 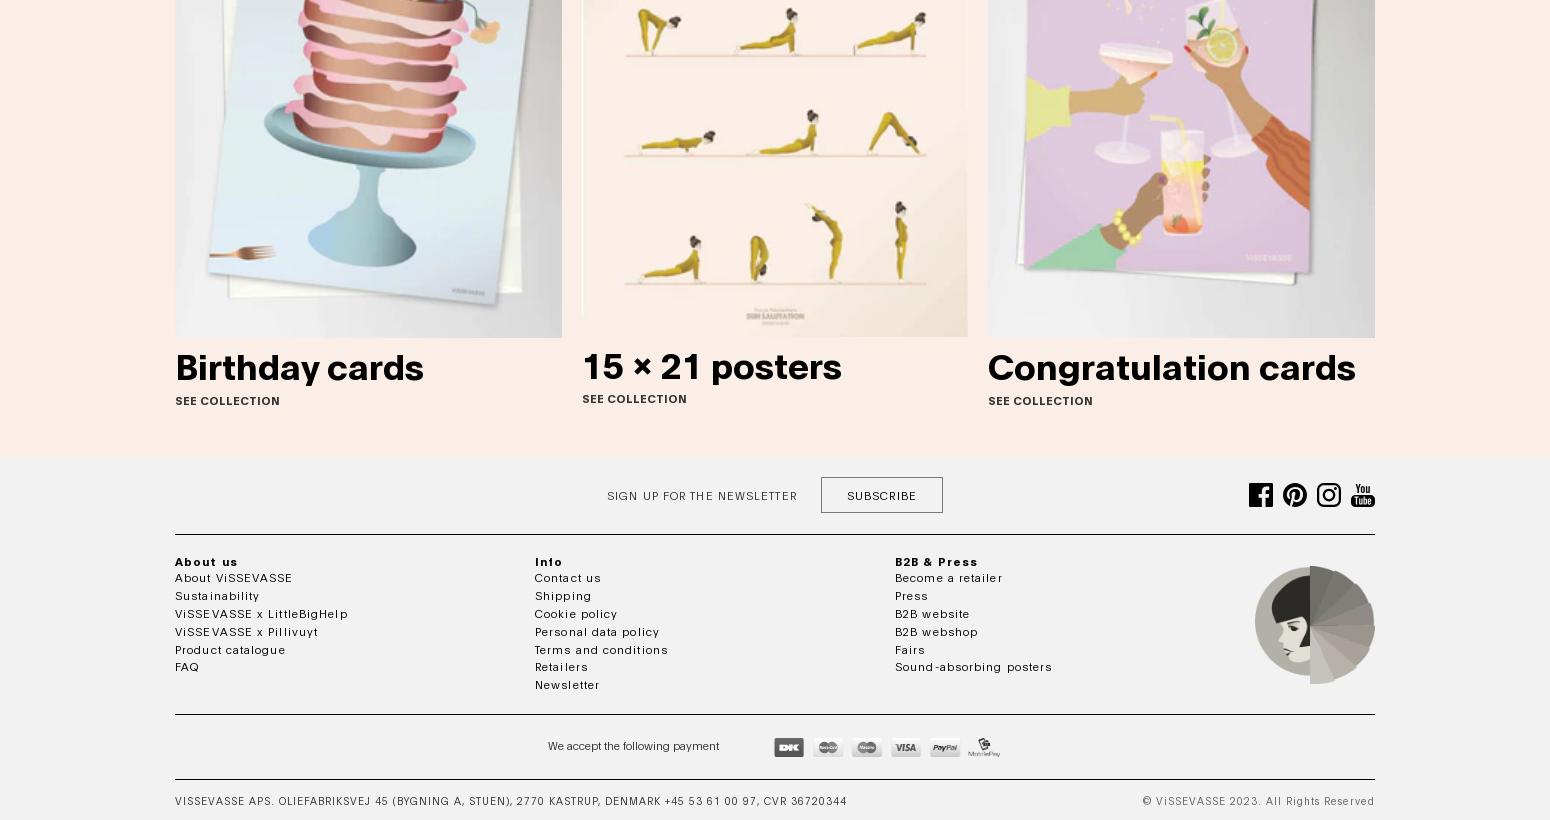 What do you see at coordinates (568, 577) in the screenshot?
I see `'Contact us'` at bounding box center [568, 577].